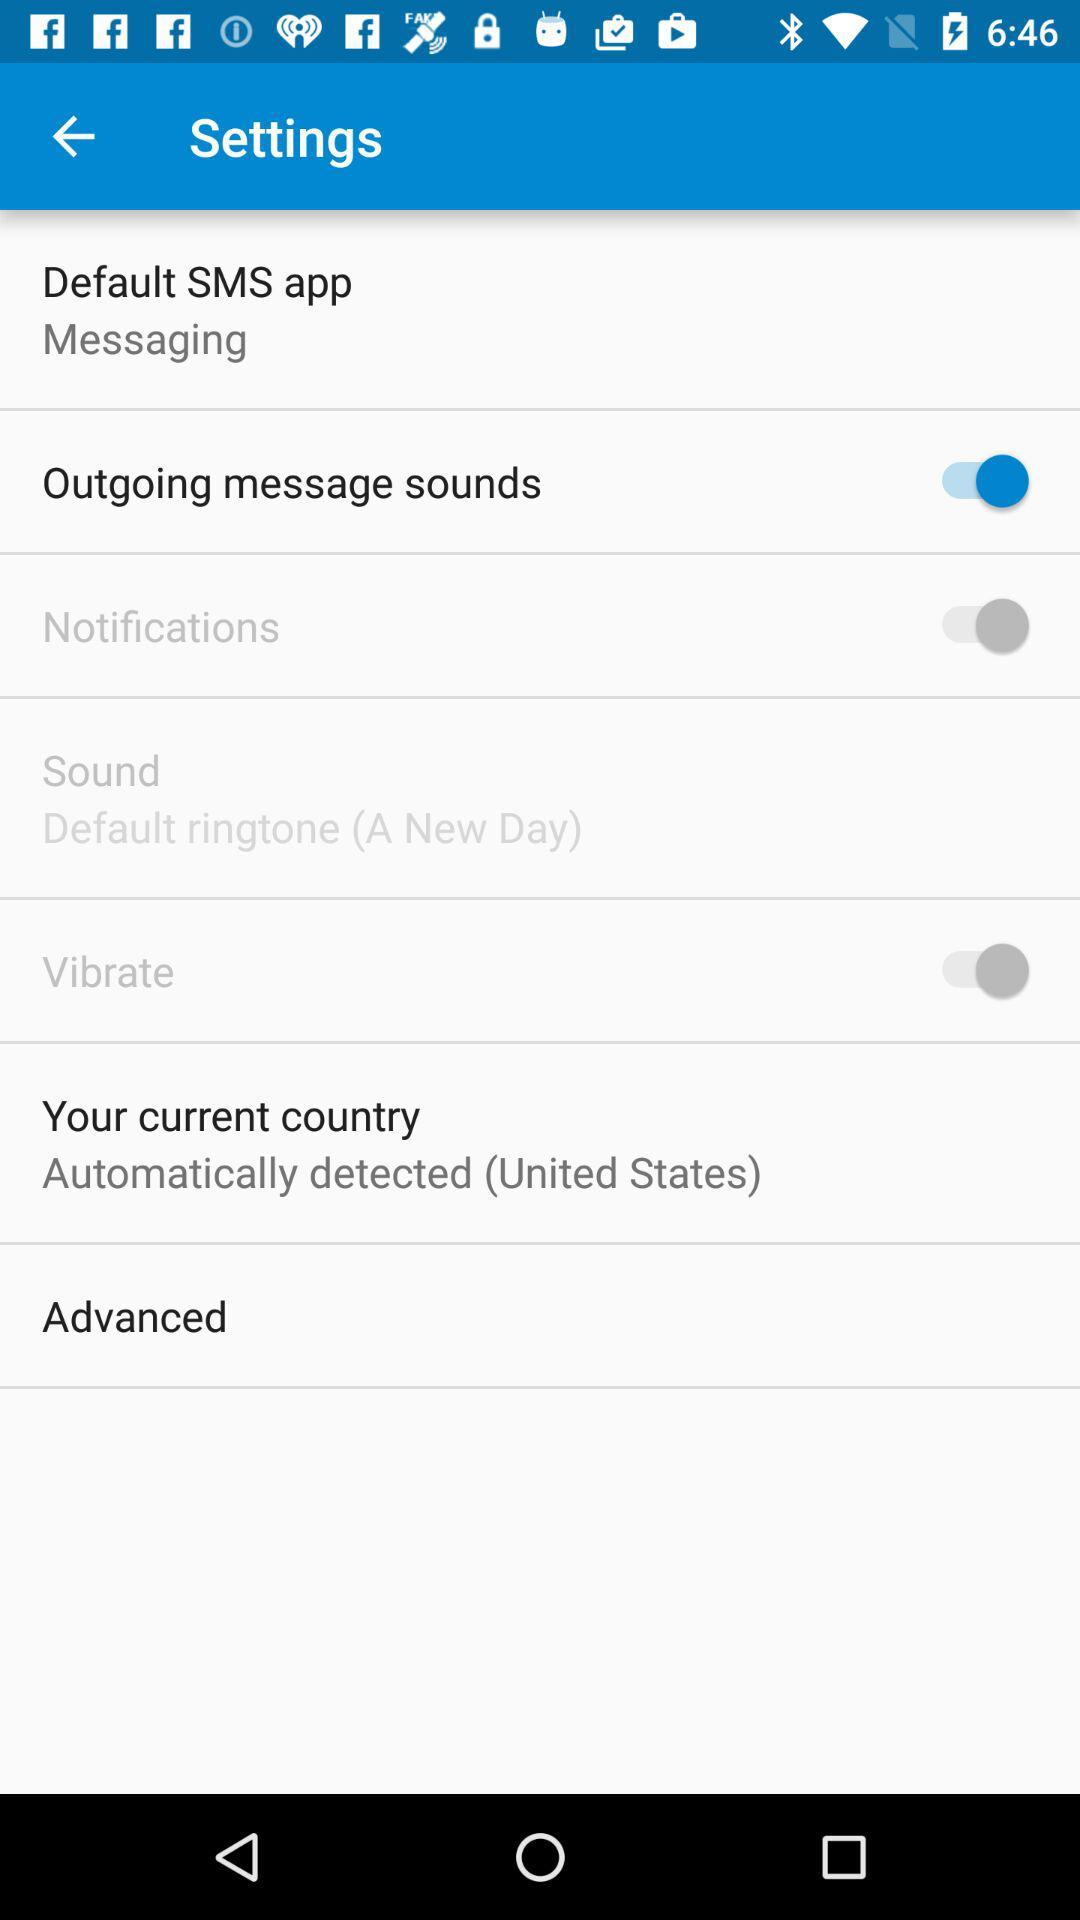 The width and height of the screenshot is (1080, 1920). I want to click on the automatically detected united, so click(401, 1171).